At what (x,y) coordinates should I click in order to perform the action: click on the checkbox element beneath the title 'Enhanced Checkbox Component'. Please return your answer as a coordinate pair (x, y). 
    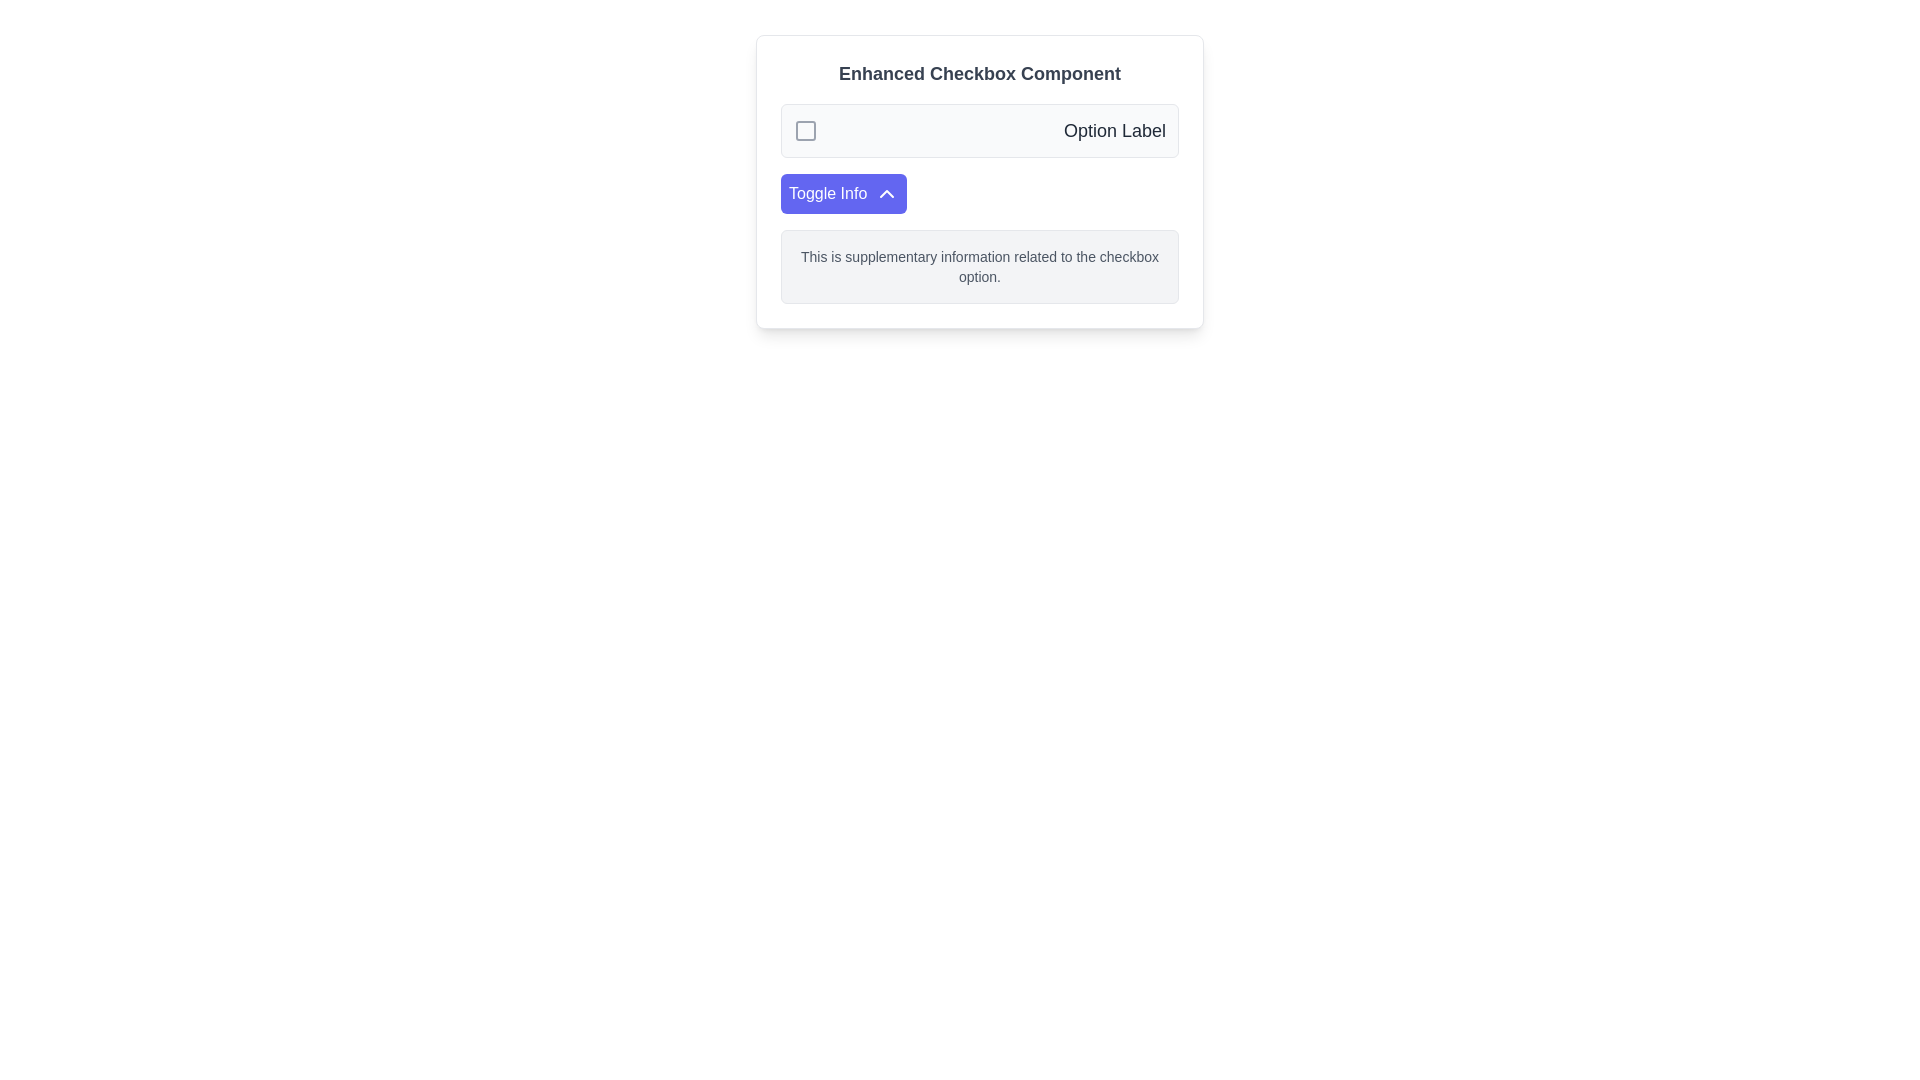
    Looking at the image, I should click on (979, 131).